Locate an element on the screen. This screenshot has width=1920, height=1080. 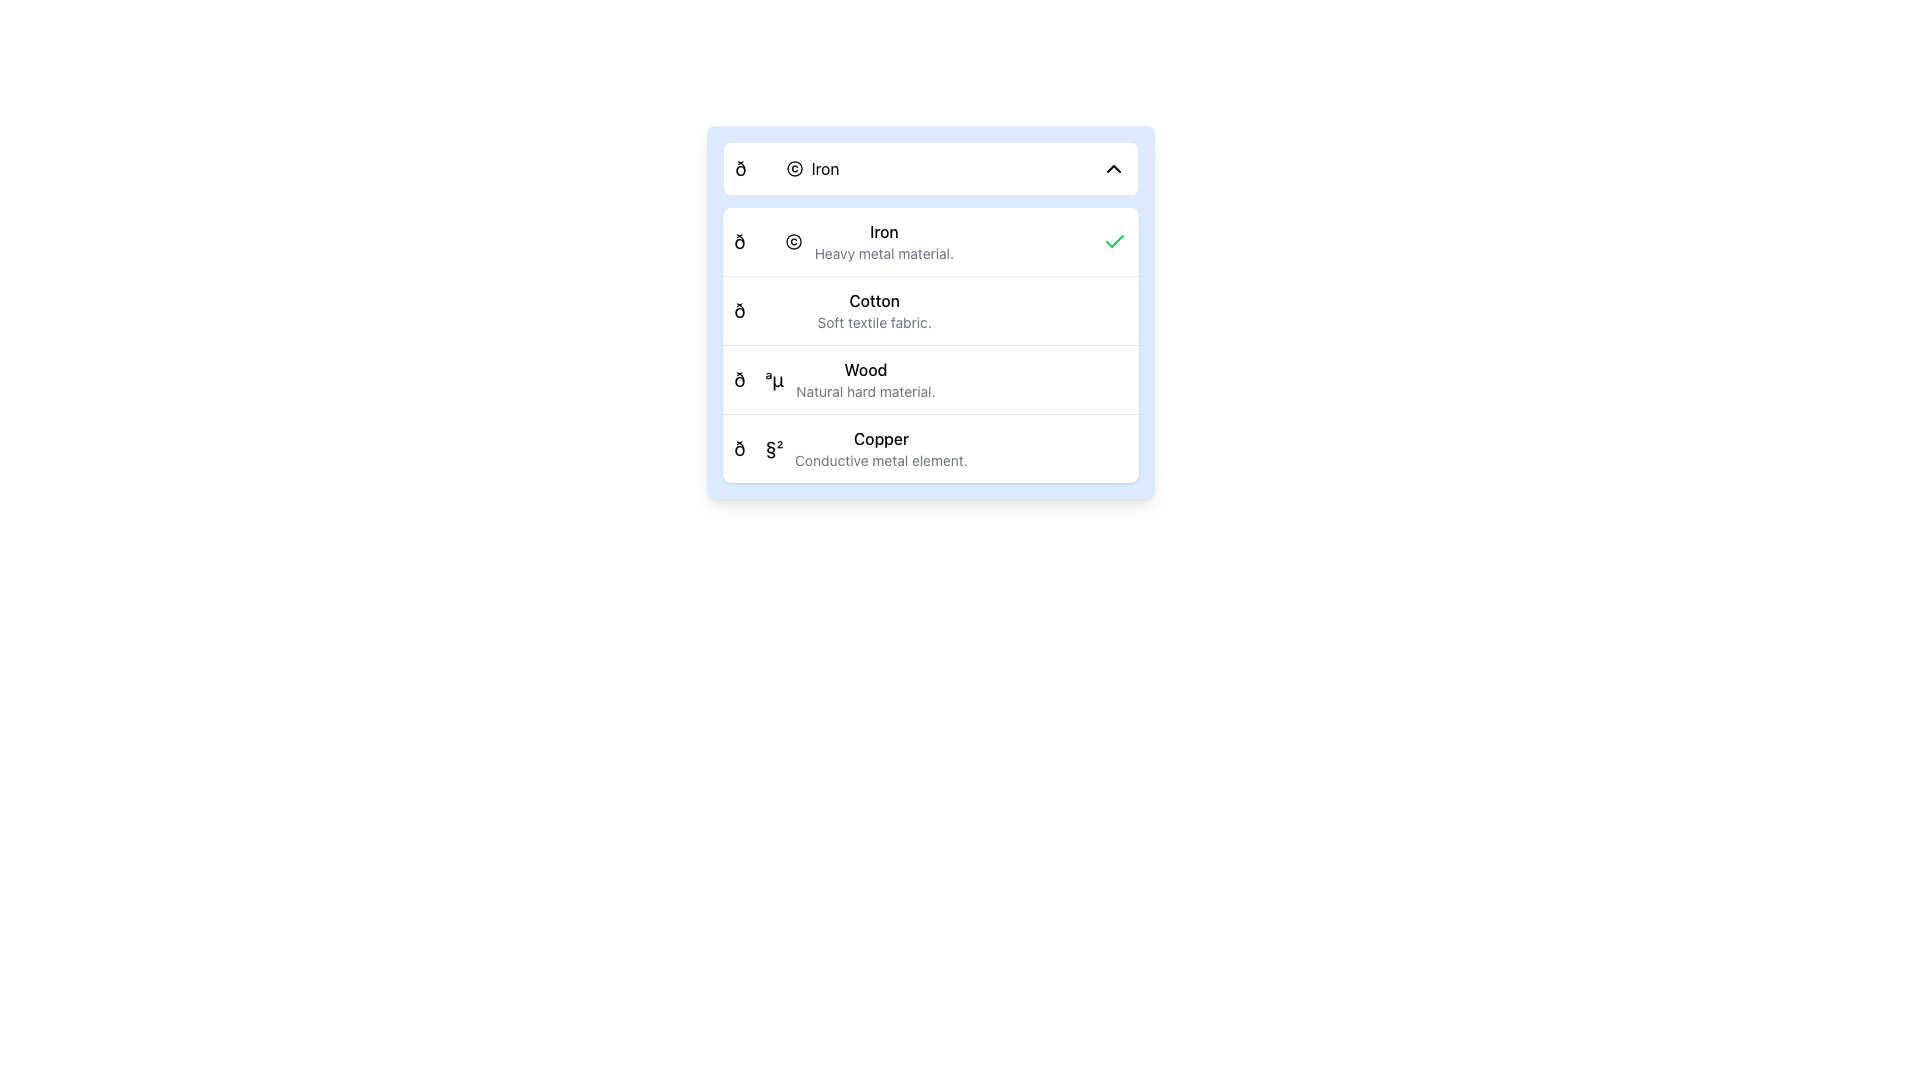
the first list item that contains a lock icon, the bold text 'Iron', and a supporting description 'Heavy metal material.' is located at coordinates (929, 241).